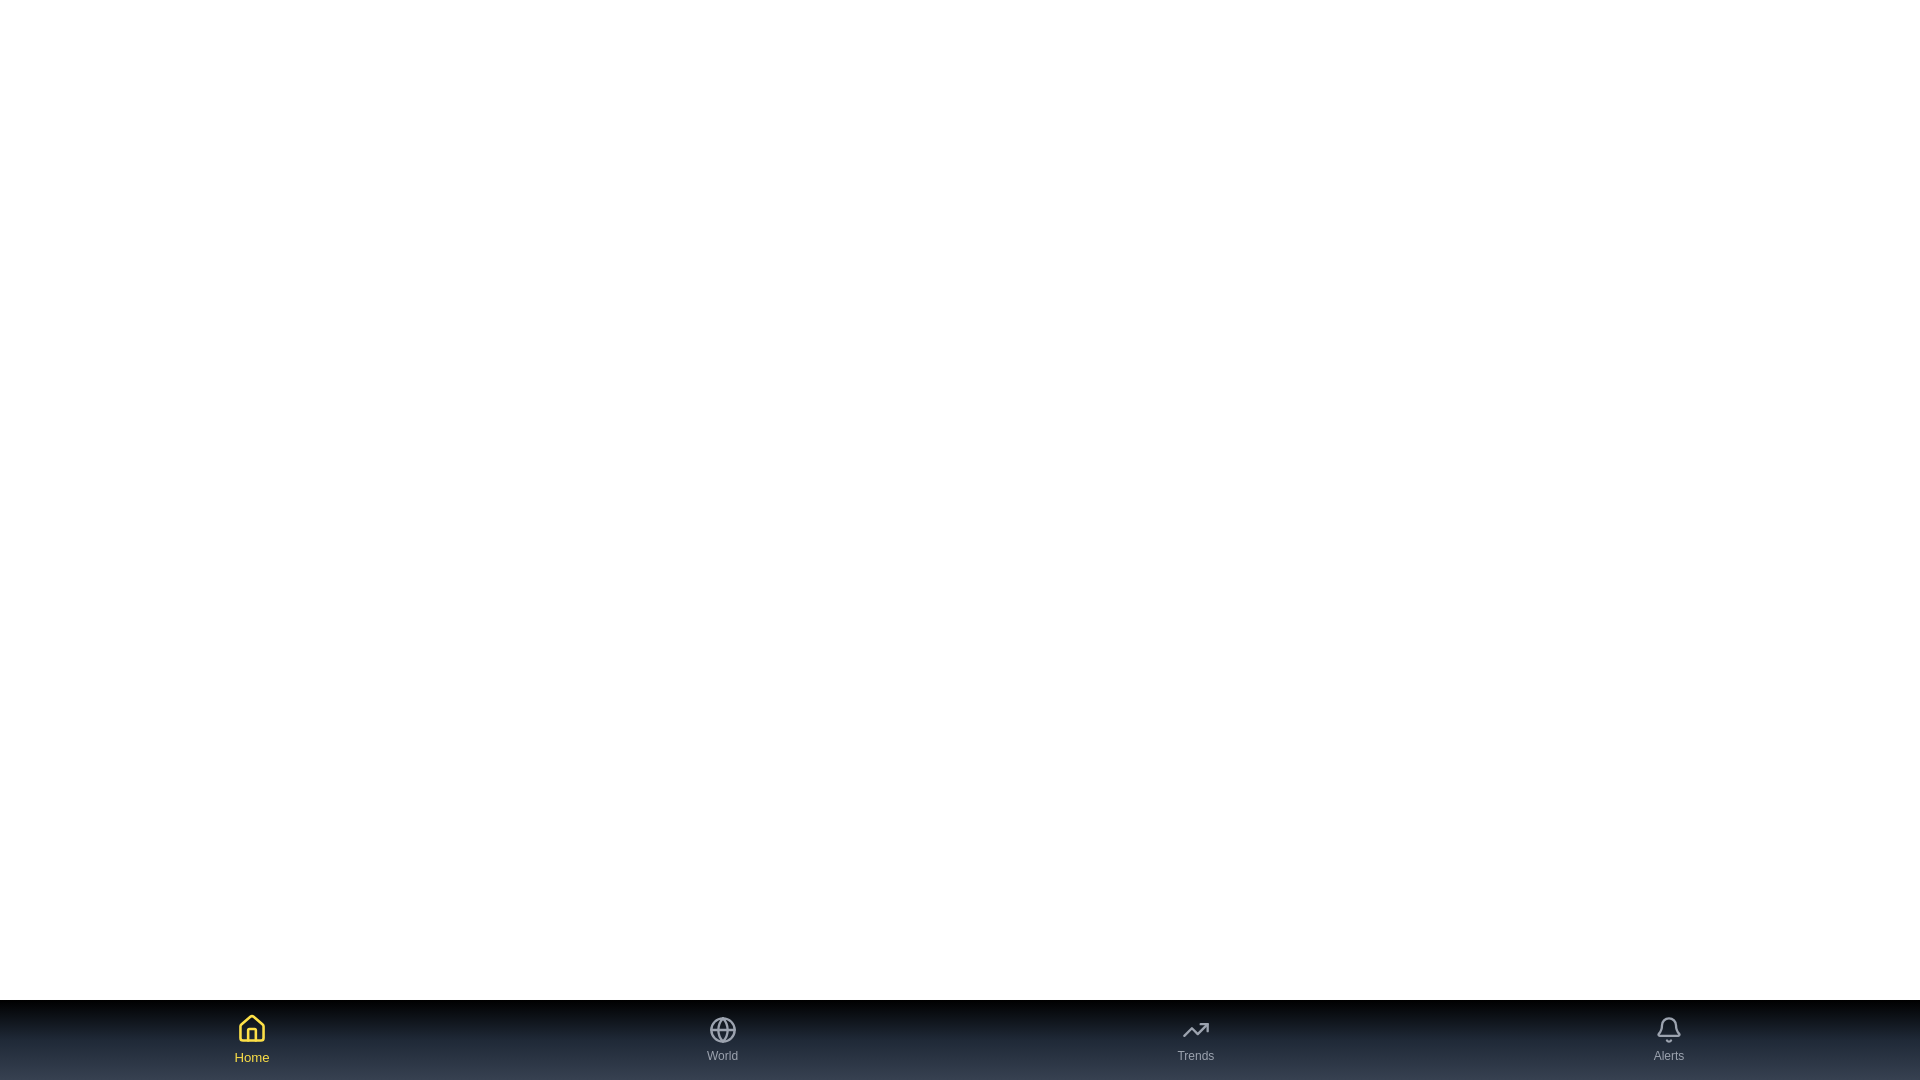  What do you see at coordinates (721, 1039) in the screenshot?
I see `the World button to observe the hover effect` at bounding box center [721, 1039].